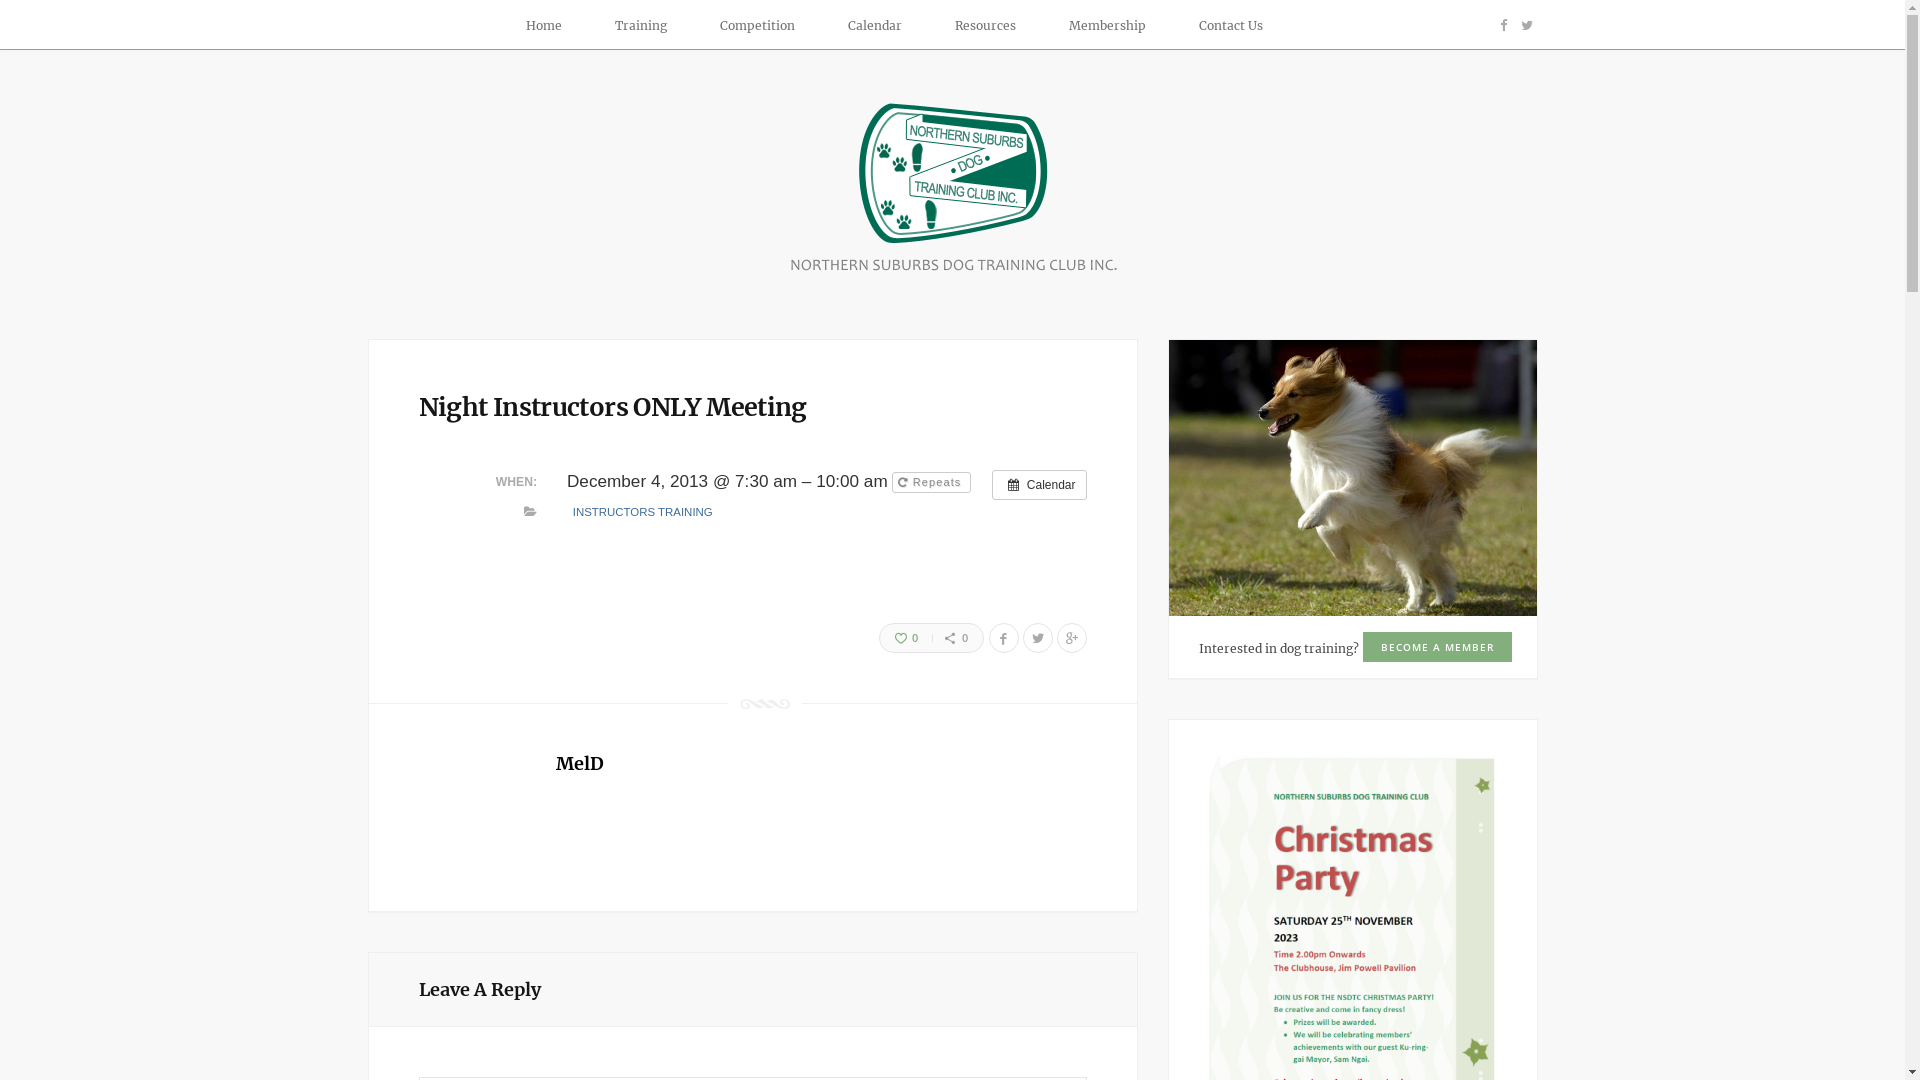  I want to click on 'Training', so click(648, 26).